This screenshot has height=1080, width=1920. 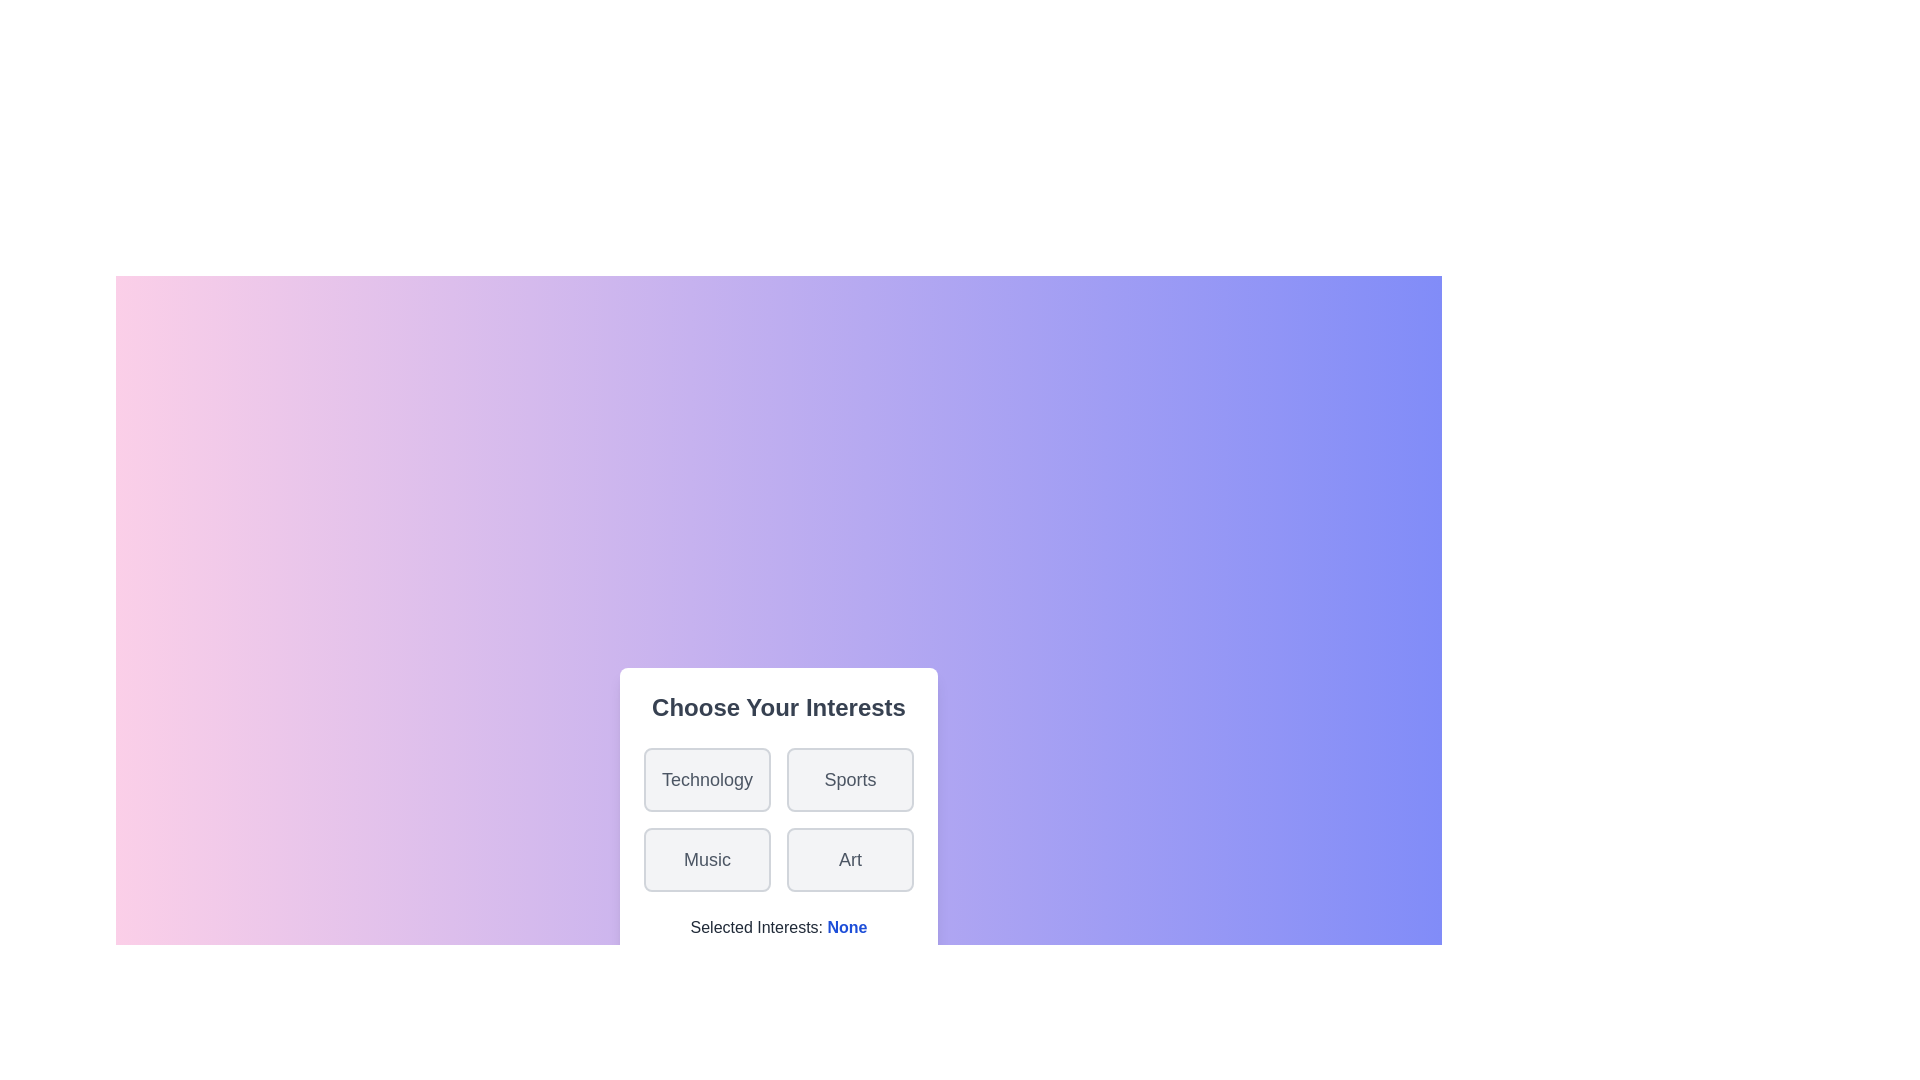 What do you see at coordinates (849, 859) in the screenshot?
I see `the Art button` at bounding box center [849, 859].